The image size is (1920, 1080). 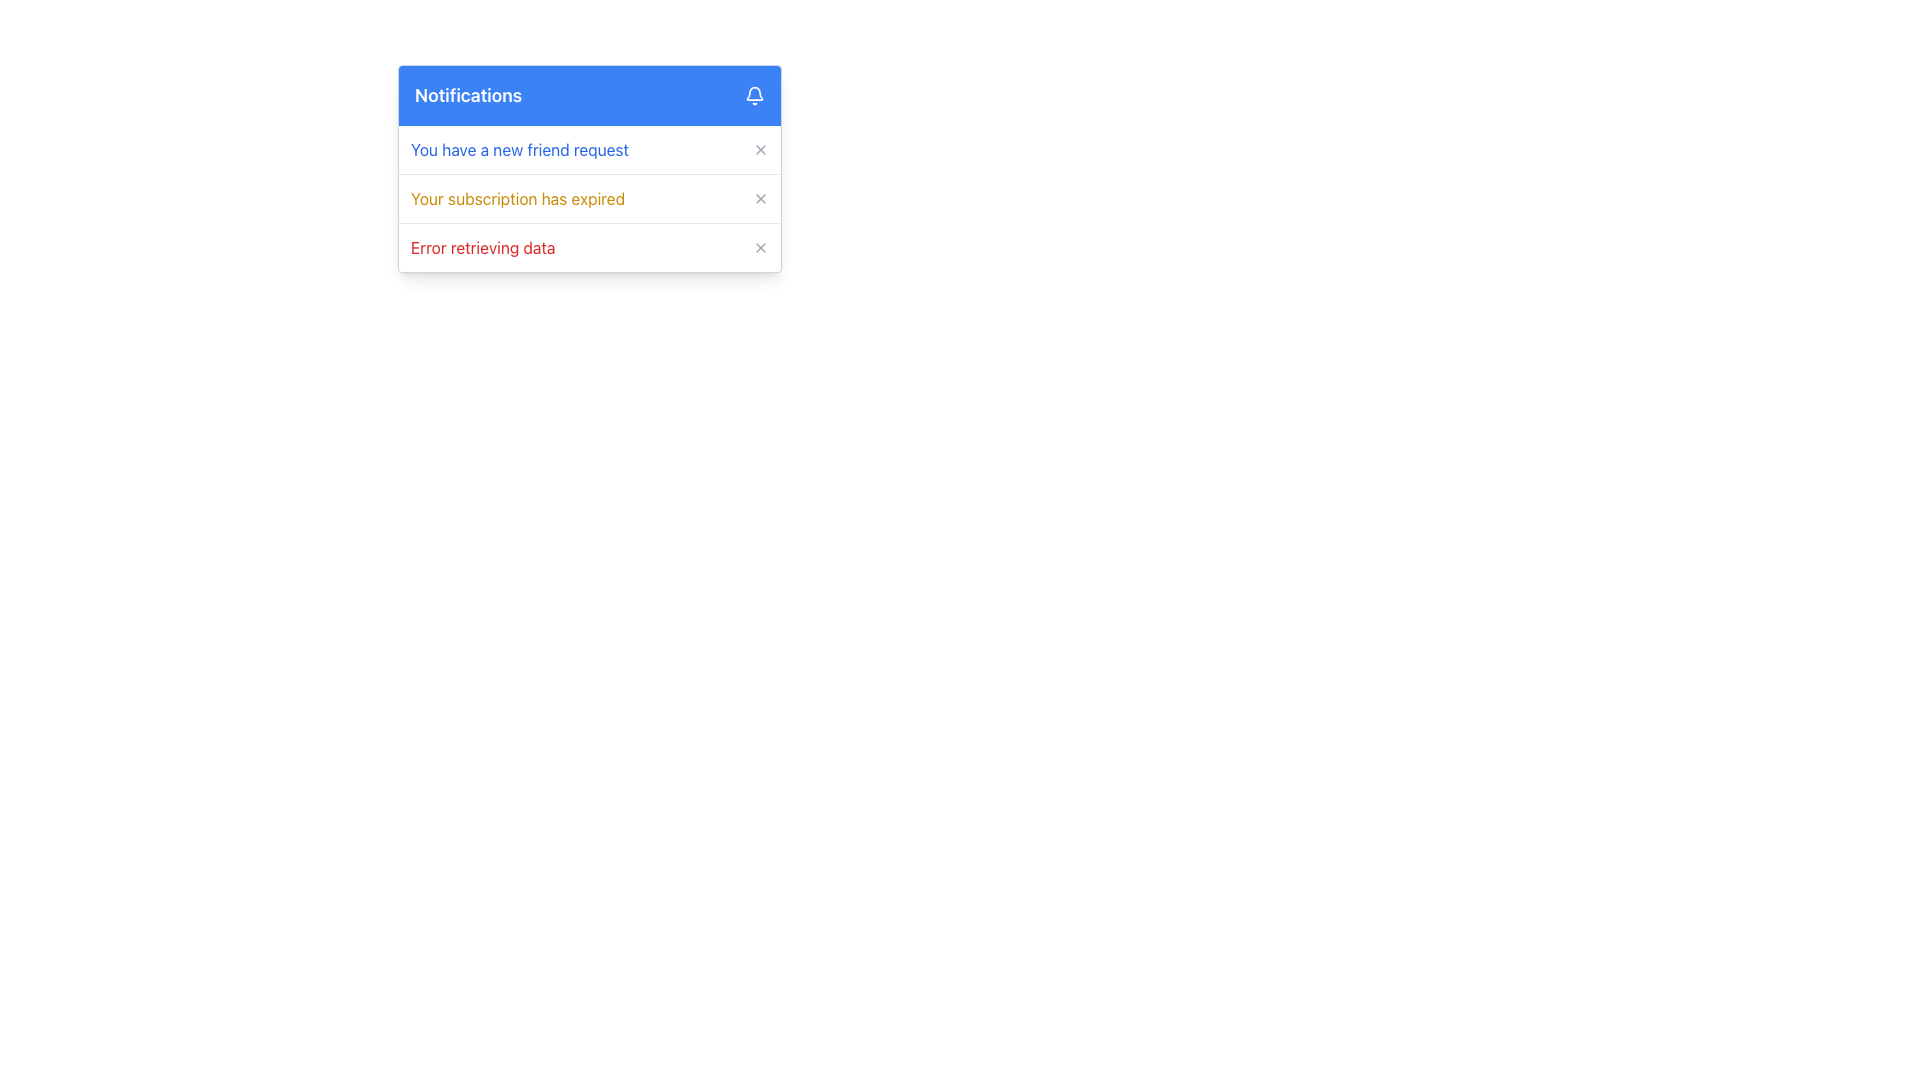 I want to click on the close button on the right of the notification panel entry featuring the text 'Error retrieving data' in red font, so click(x=589, y=246).